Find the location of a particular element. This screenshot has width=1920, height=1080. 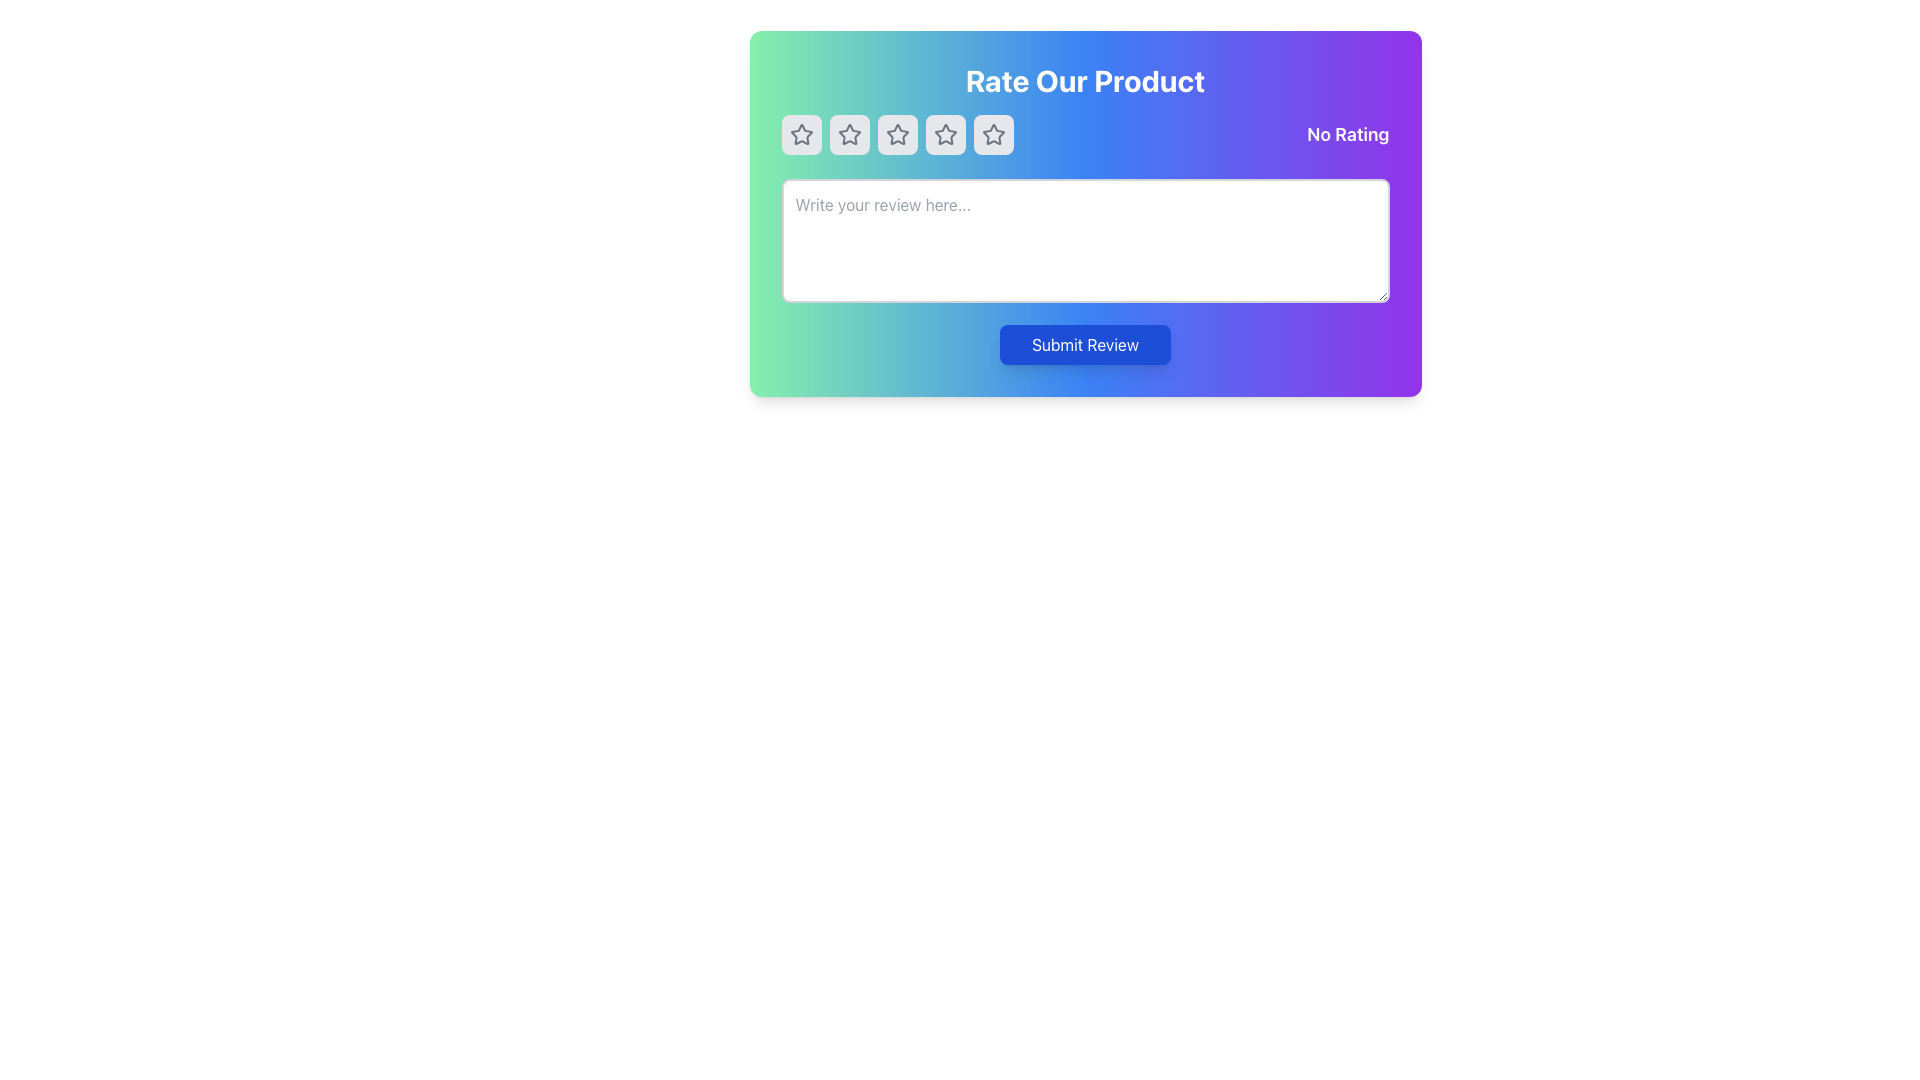

the star in the Rating Component located within the 'Rate Our Product' card to set the rating is located at coordinates (1084, 135).